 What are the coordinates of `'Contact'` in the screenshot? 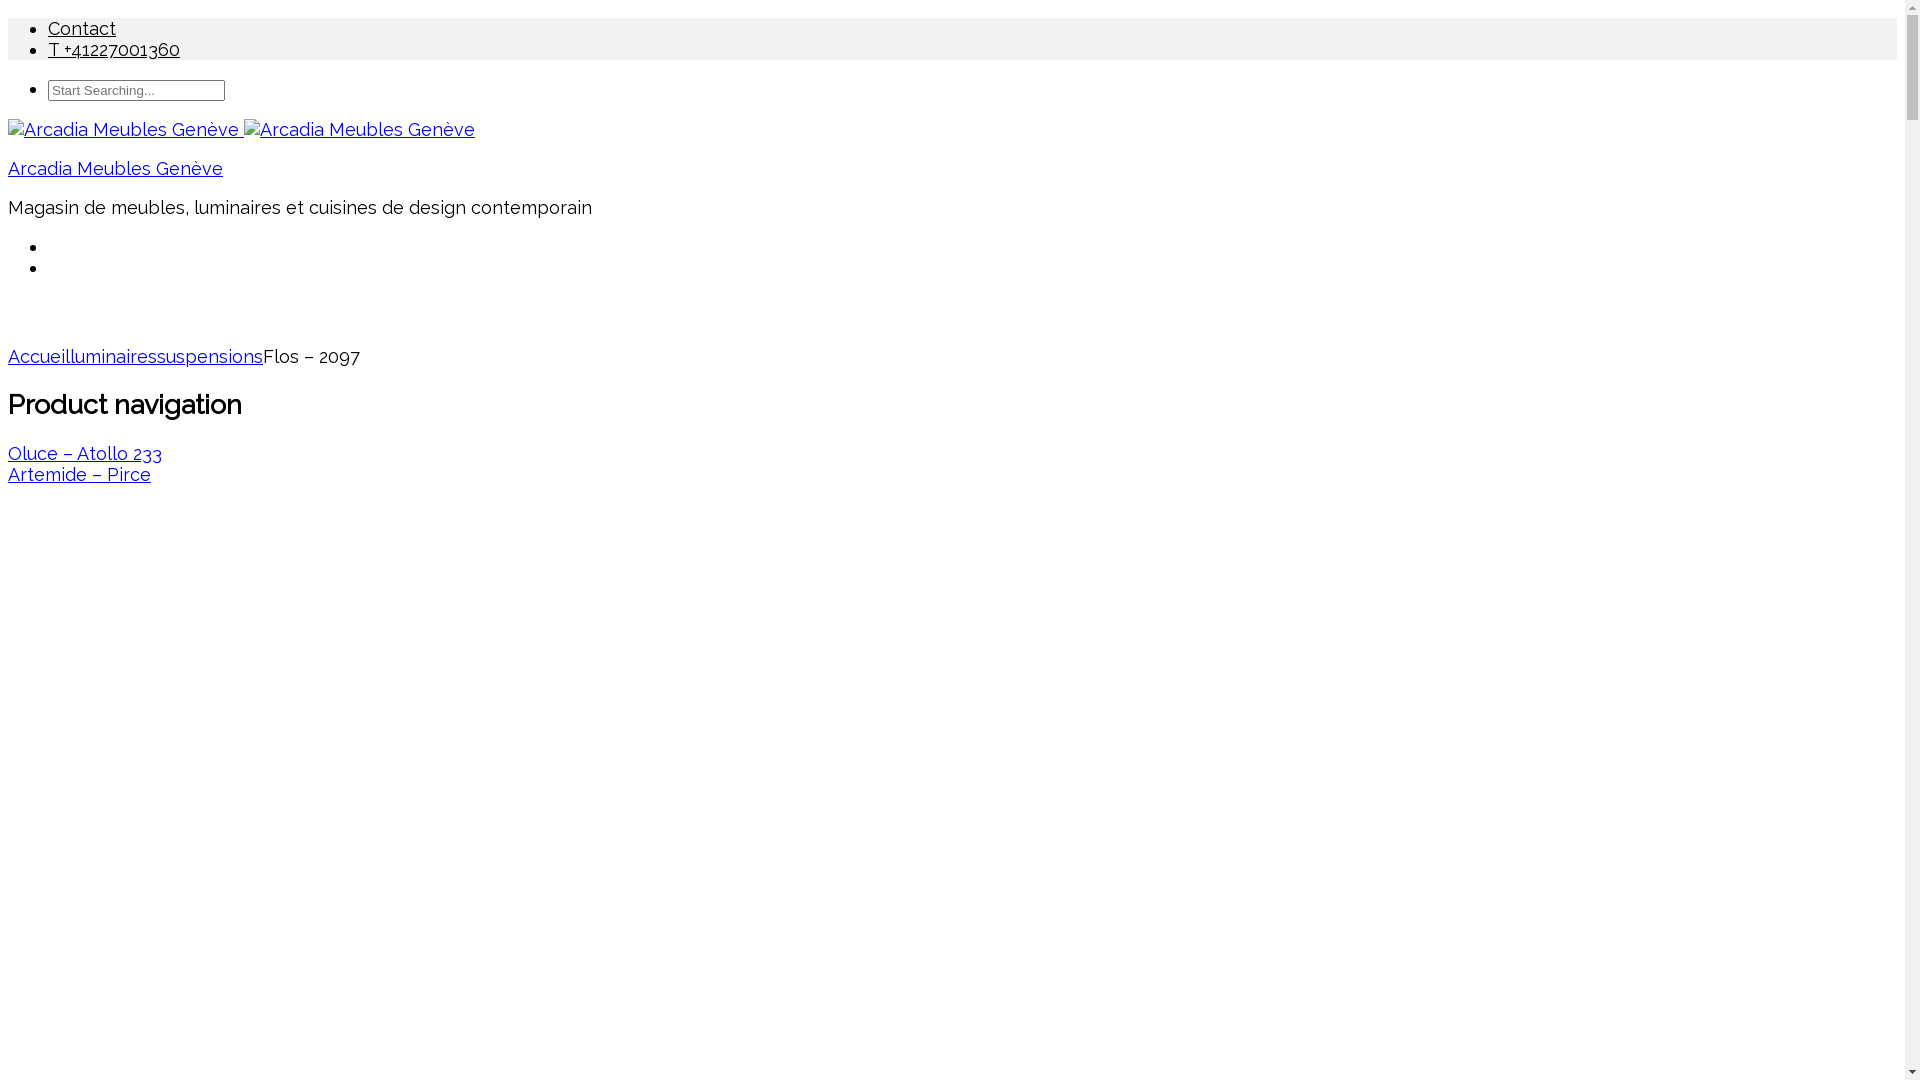 It's located at (80, 28).